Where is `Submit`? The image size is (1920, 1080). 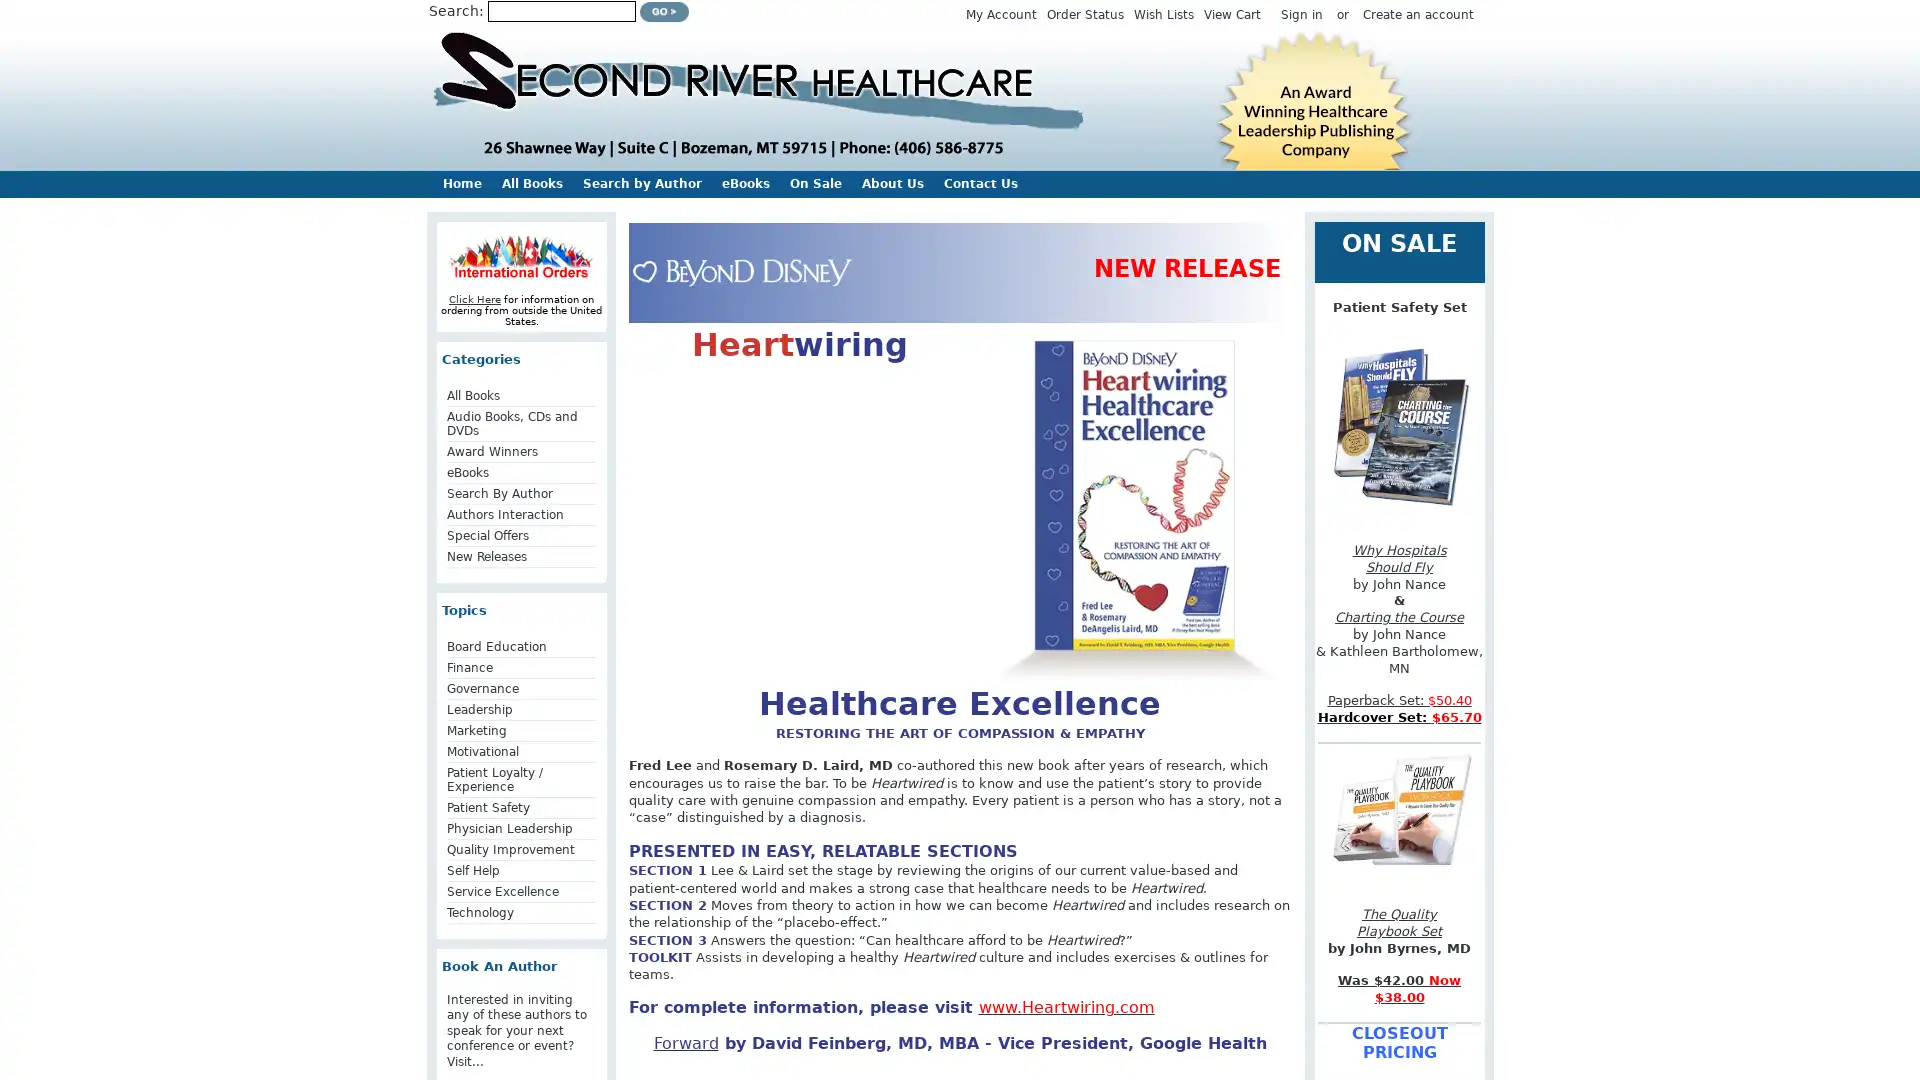 Submit is located at coordinates (663, 11).